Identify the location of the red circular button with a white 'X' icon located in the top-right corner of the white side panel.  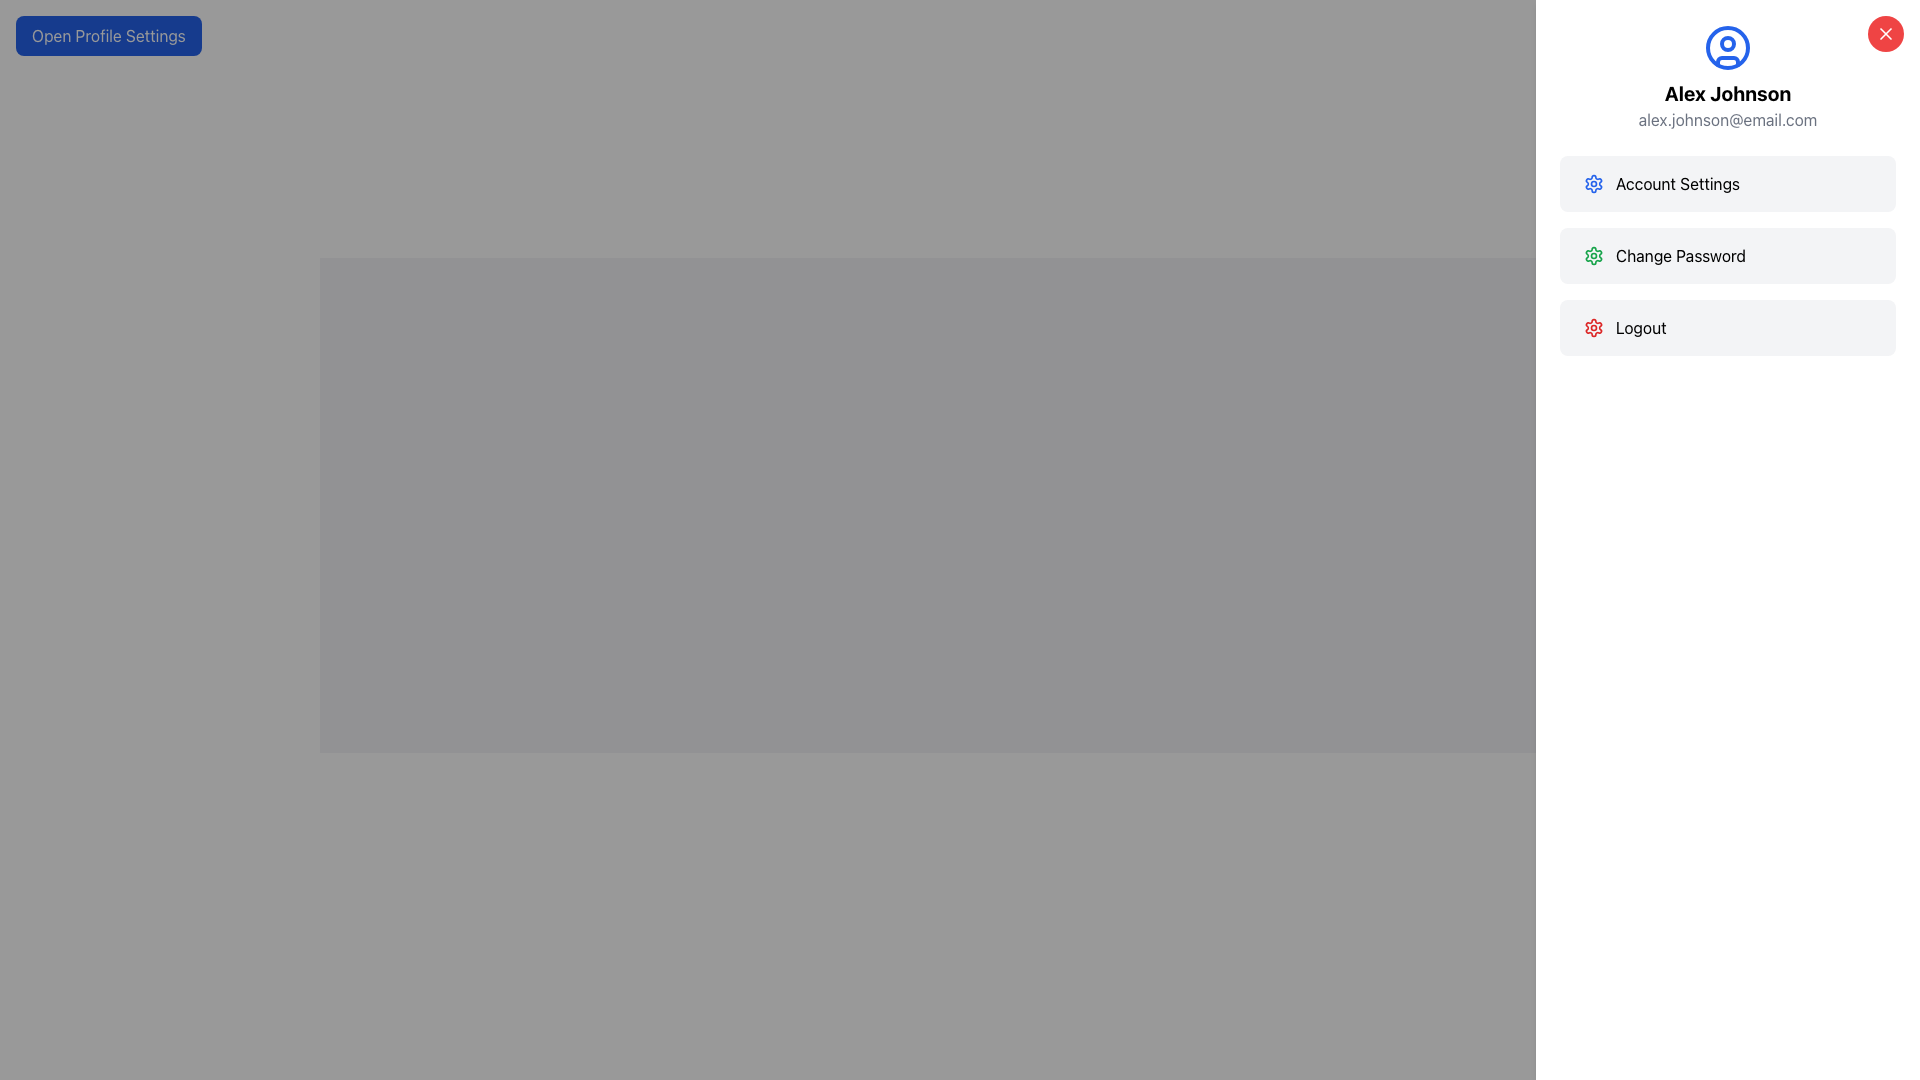
(1885, 34).